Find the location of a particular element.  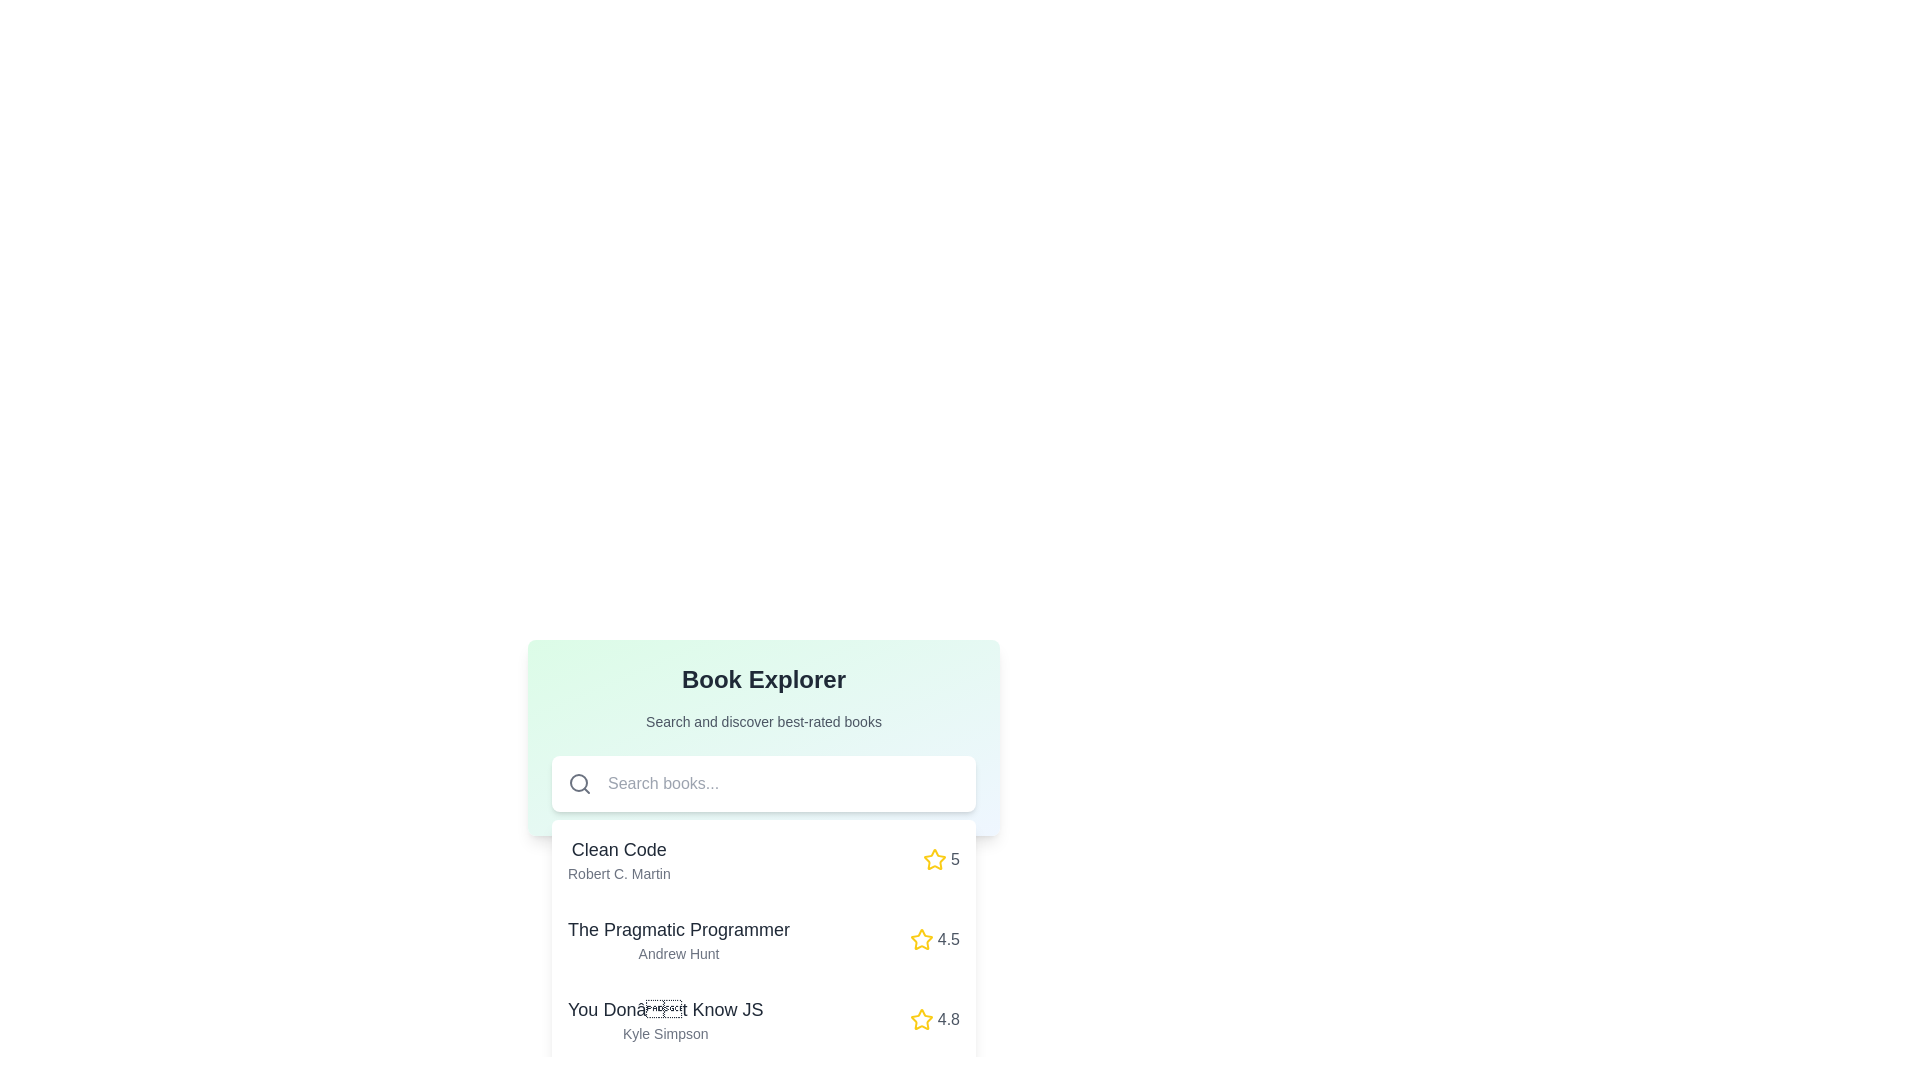

to select the book titled 'Clean Code' by Robert C. Martin, which is the first entry in a vertical list, located below the search bar is located at coordinates (762, 859).